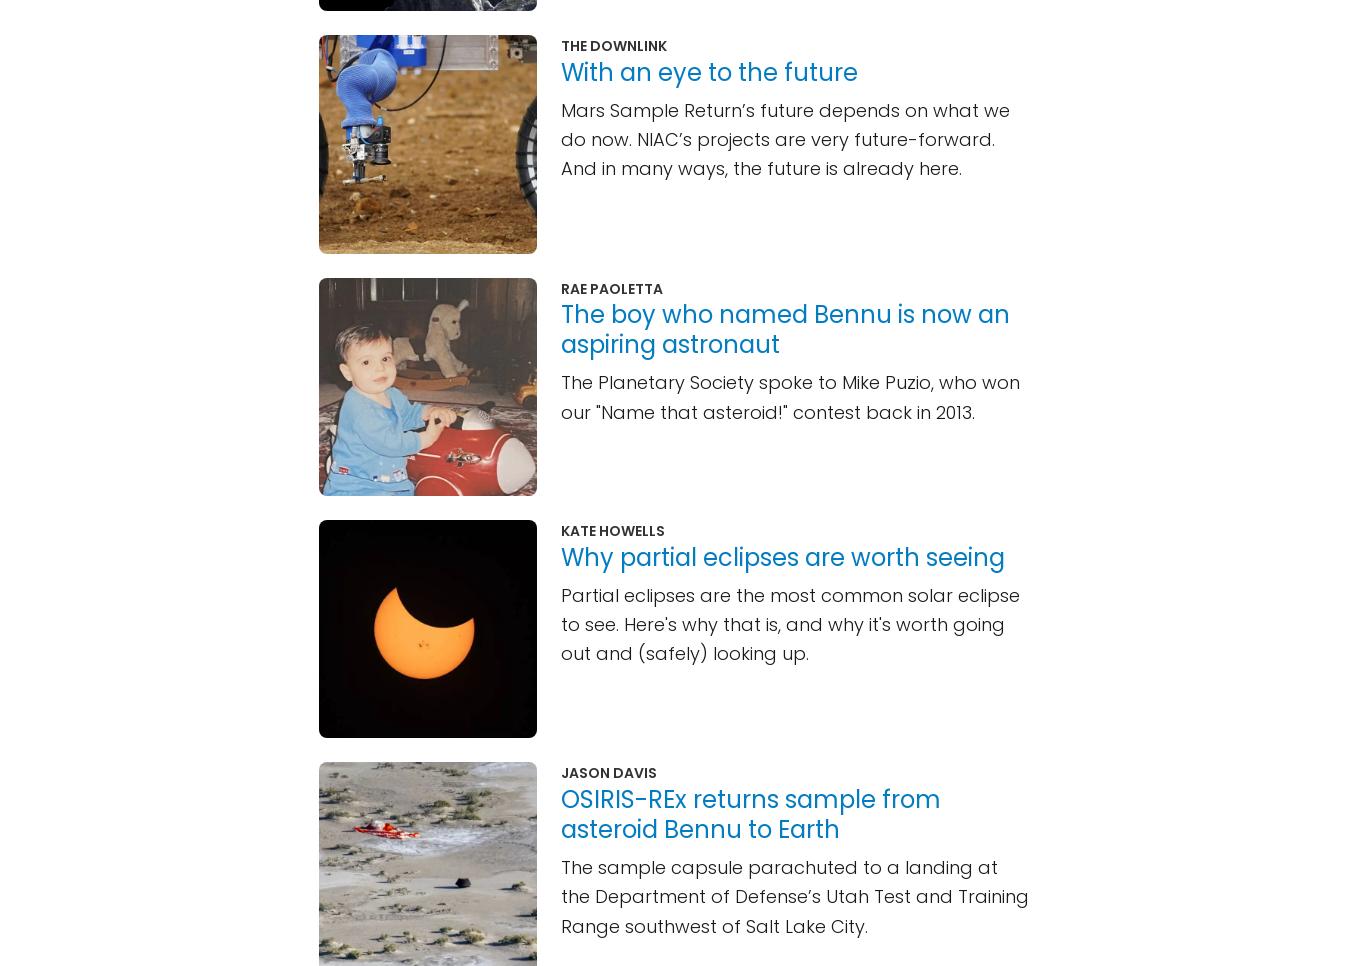  I want to click on 'The boy who named Bennu is now an aspiring astronaut', so click(784, 329).